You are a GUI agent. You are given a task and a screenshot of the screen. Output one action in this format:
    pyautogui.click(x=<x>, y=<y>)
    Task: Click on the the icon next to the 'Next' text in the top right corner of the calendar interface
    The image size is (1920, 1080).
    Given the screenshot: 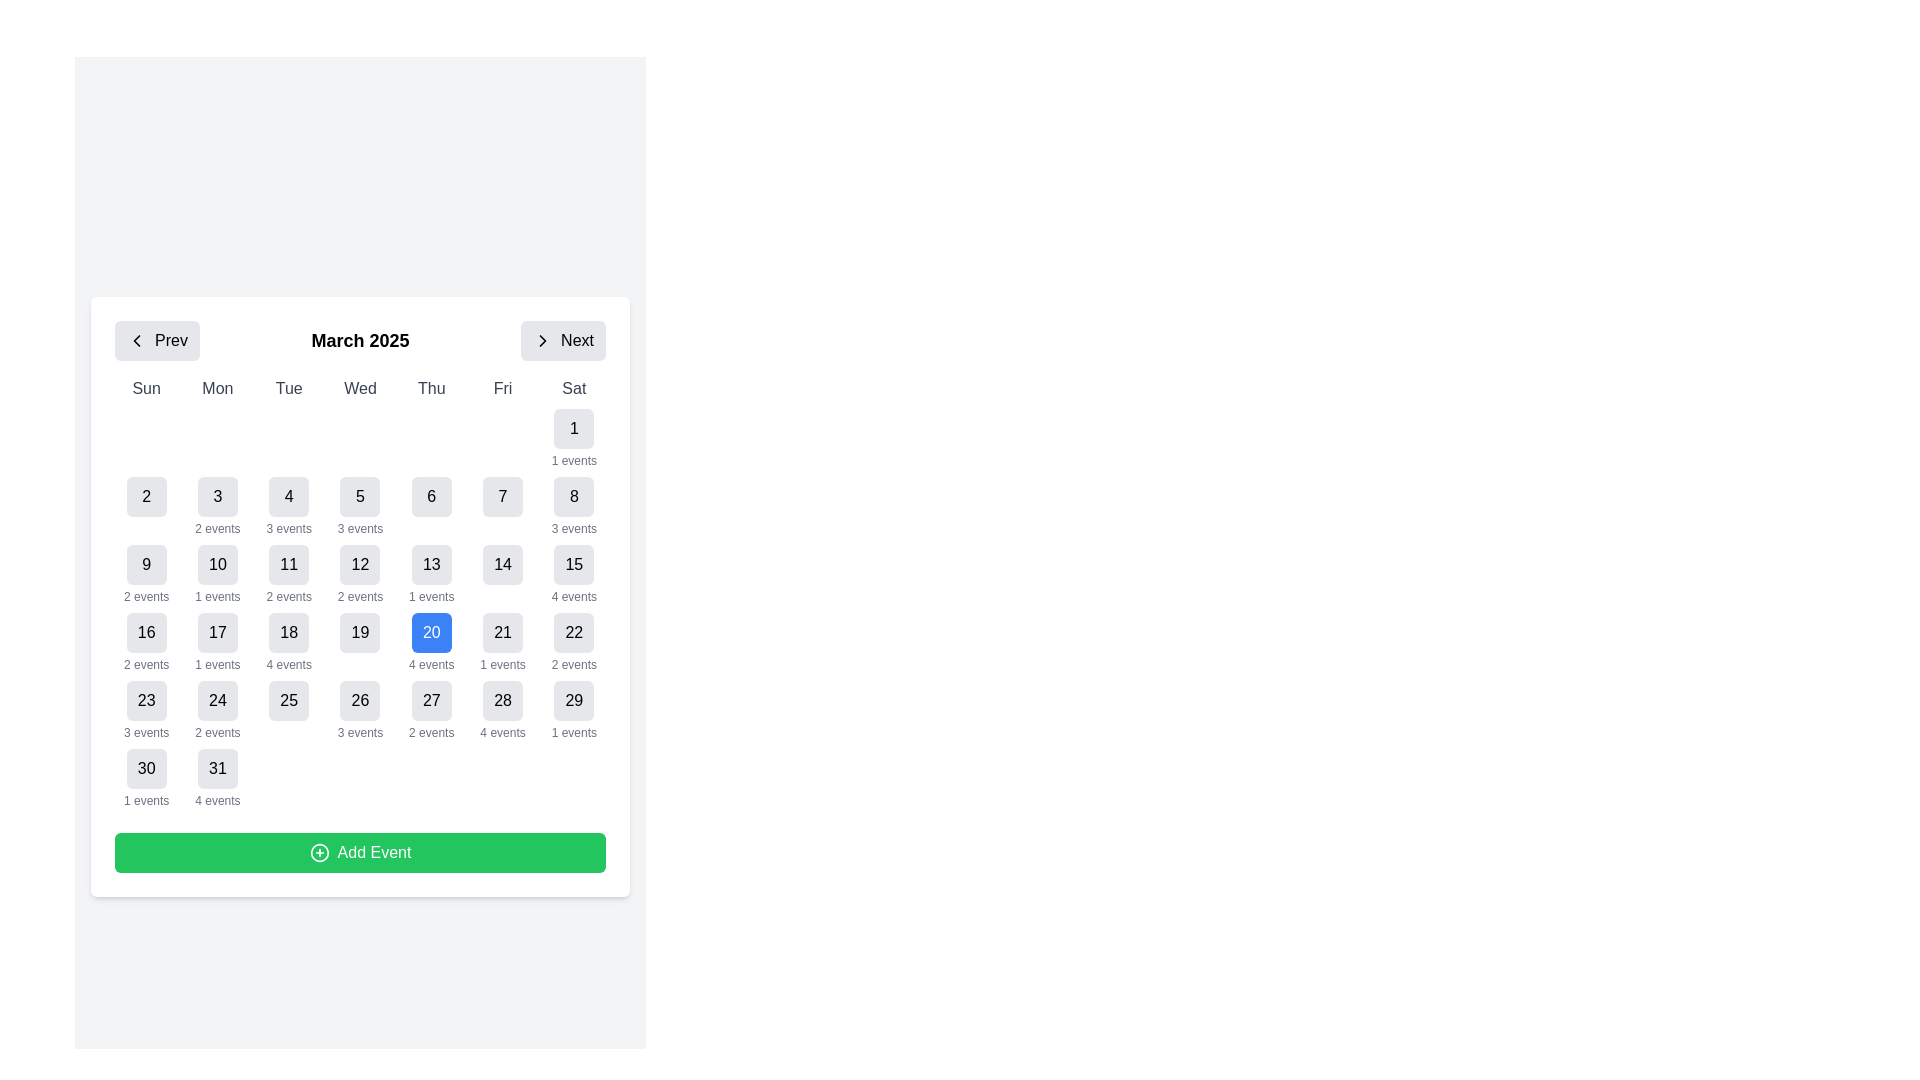 What is the action you would take?
    pyautogui.click(x=543, y=339)
    